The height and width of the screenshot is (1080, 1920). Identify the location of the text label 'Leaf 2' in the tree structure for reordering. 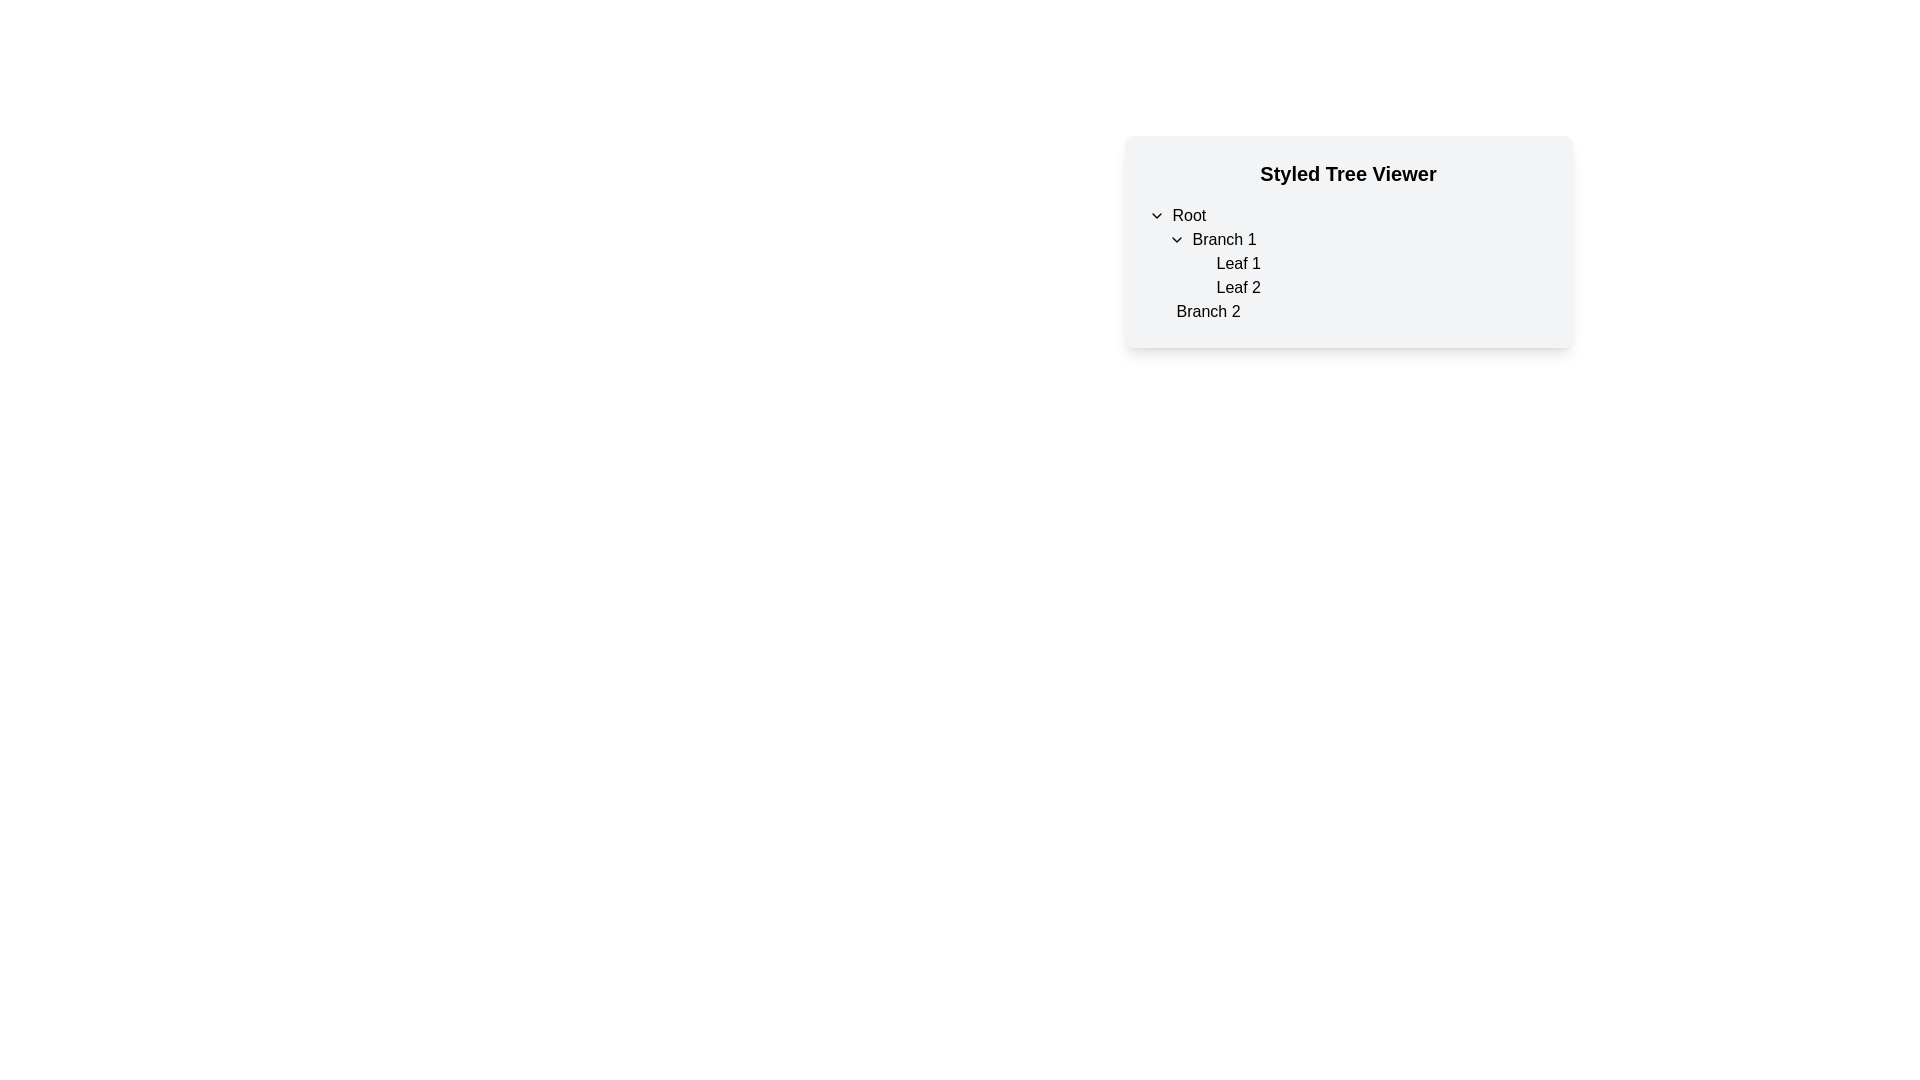
(1237, 288).